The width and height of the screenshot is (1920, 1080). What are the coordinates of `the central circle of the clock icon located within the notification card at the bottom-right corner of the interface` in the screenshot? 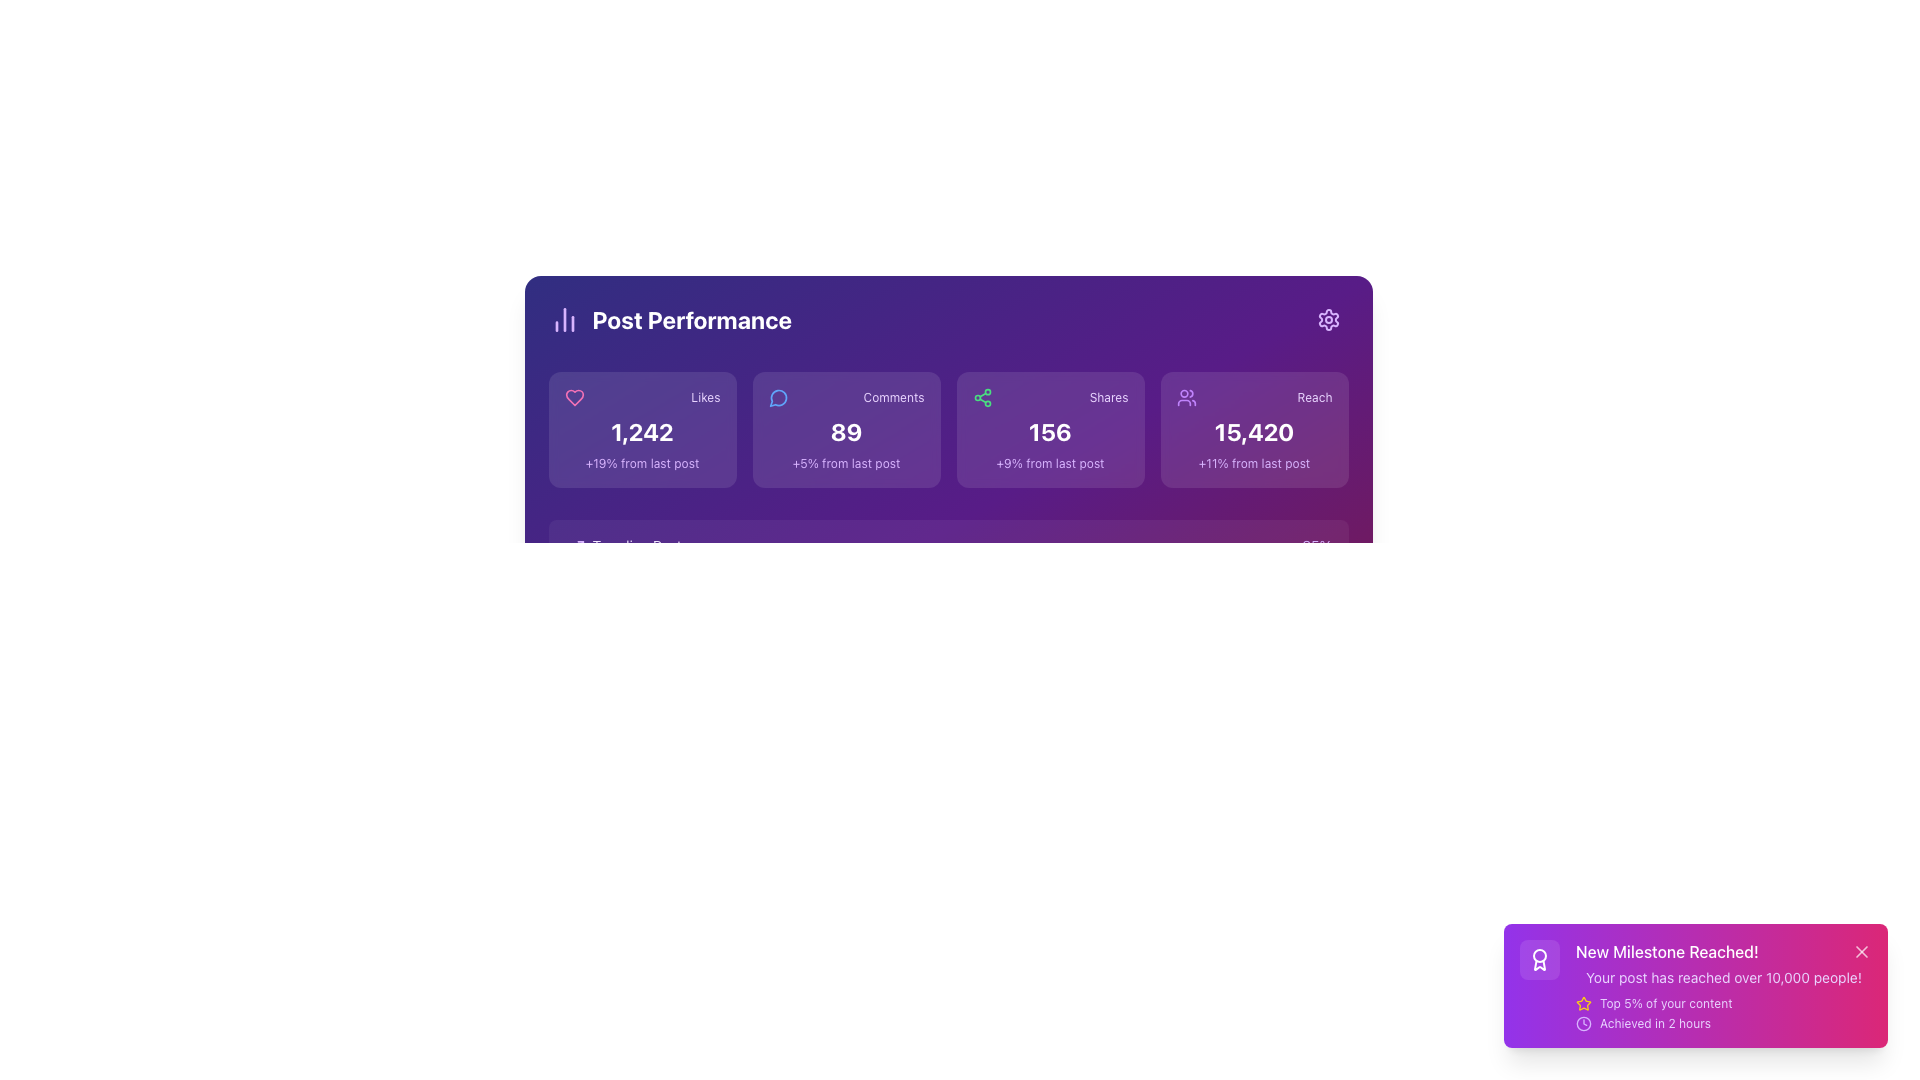 It's located at (1583, 1023).